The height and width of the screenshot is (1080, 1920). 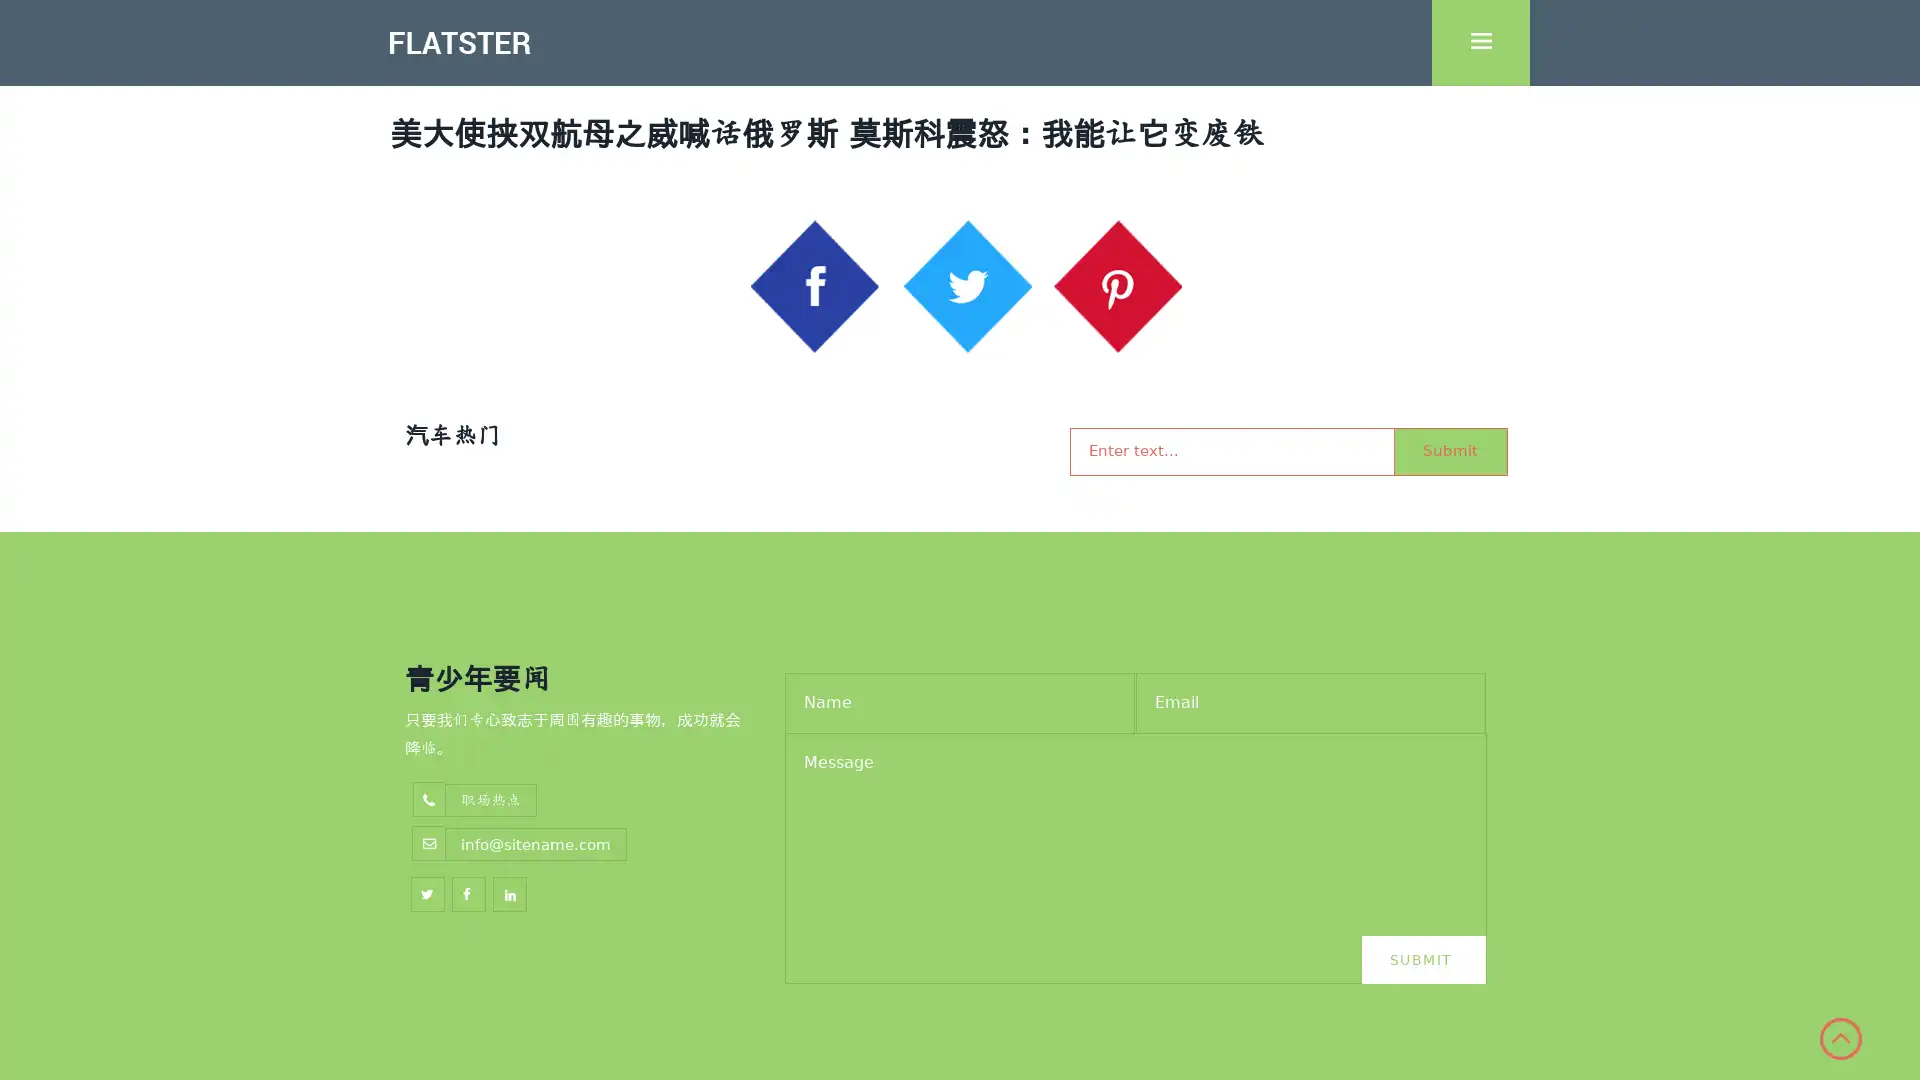 I want to click on Submit, so click(x=1422, y=958).